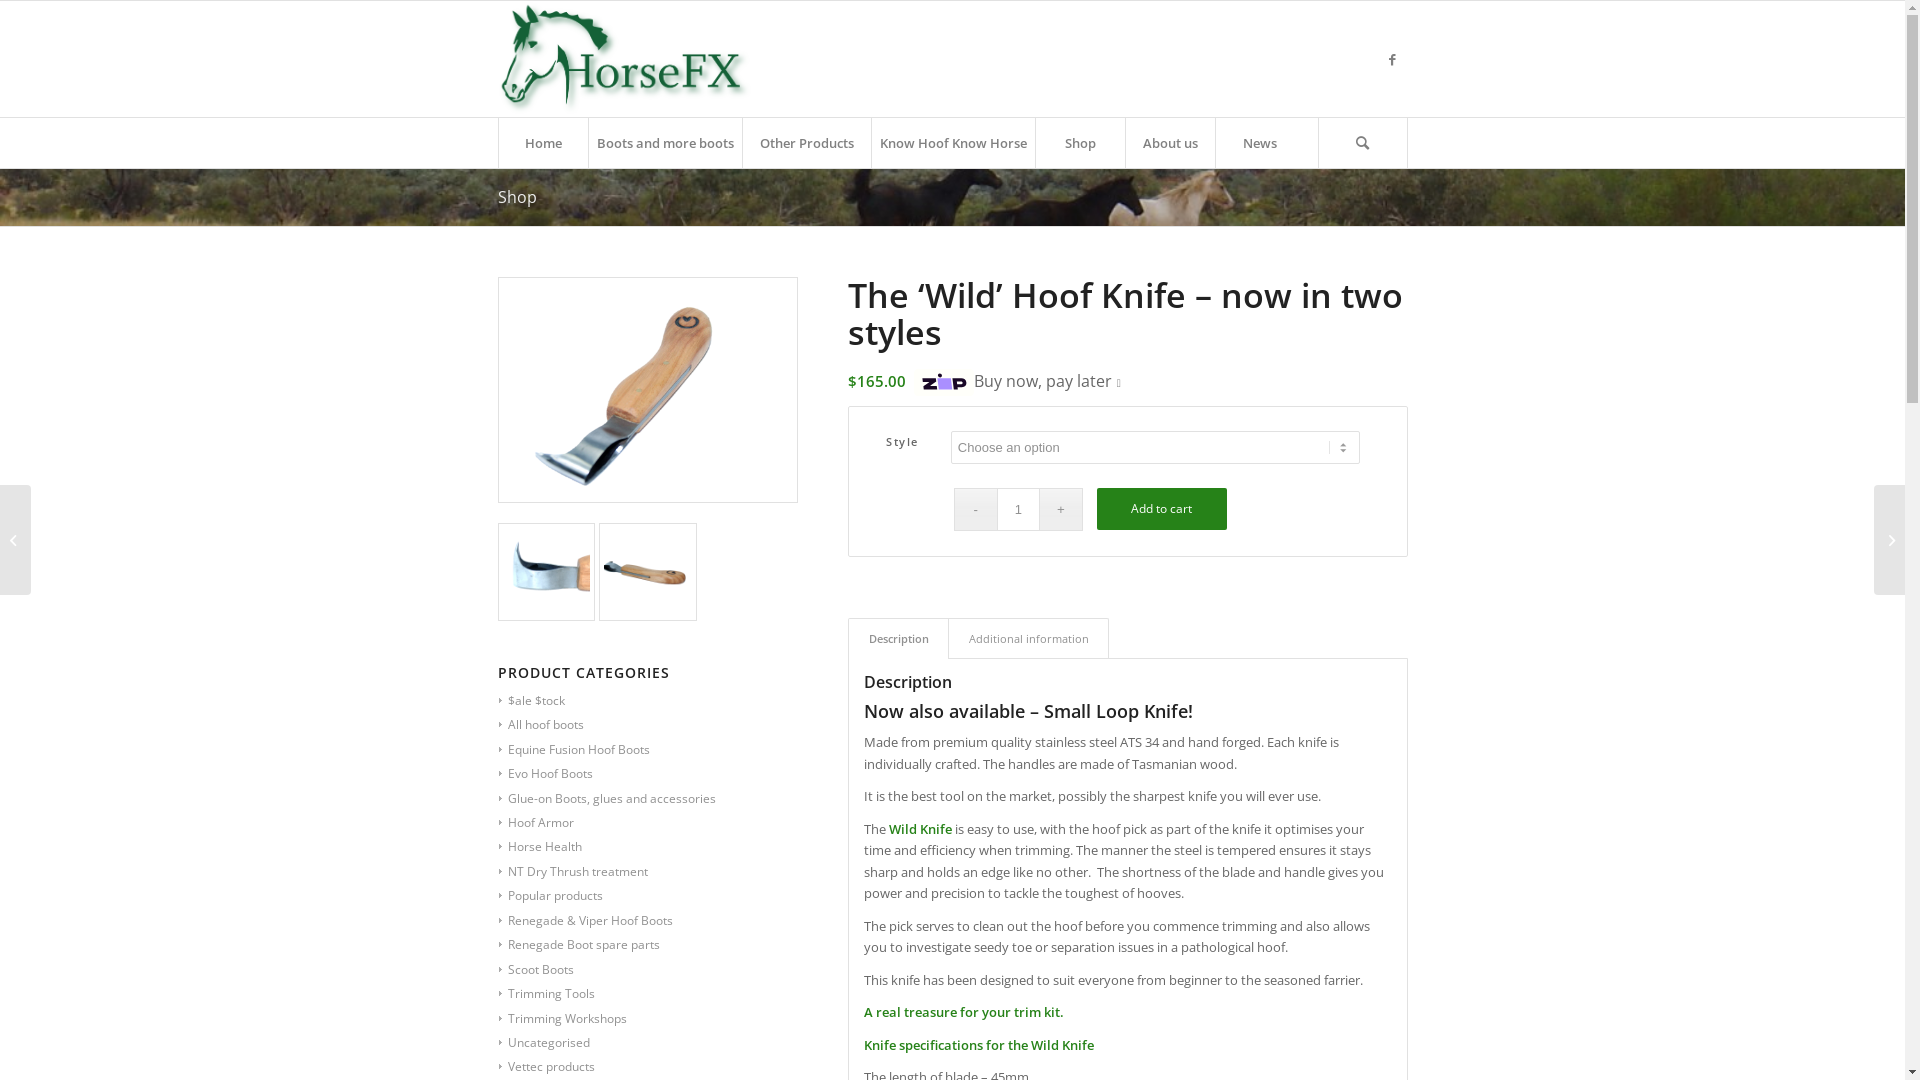 The width and height of the screenshot is (1920, 1080). Describe the element at coordinates (498, 1065) in the screenshot. I see `'Vettec products'` at that location.